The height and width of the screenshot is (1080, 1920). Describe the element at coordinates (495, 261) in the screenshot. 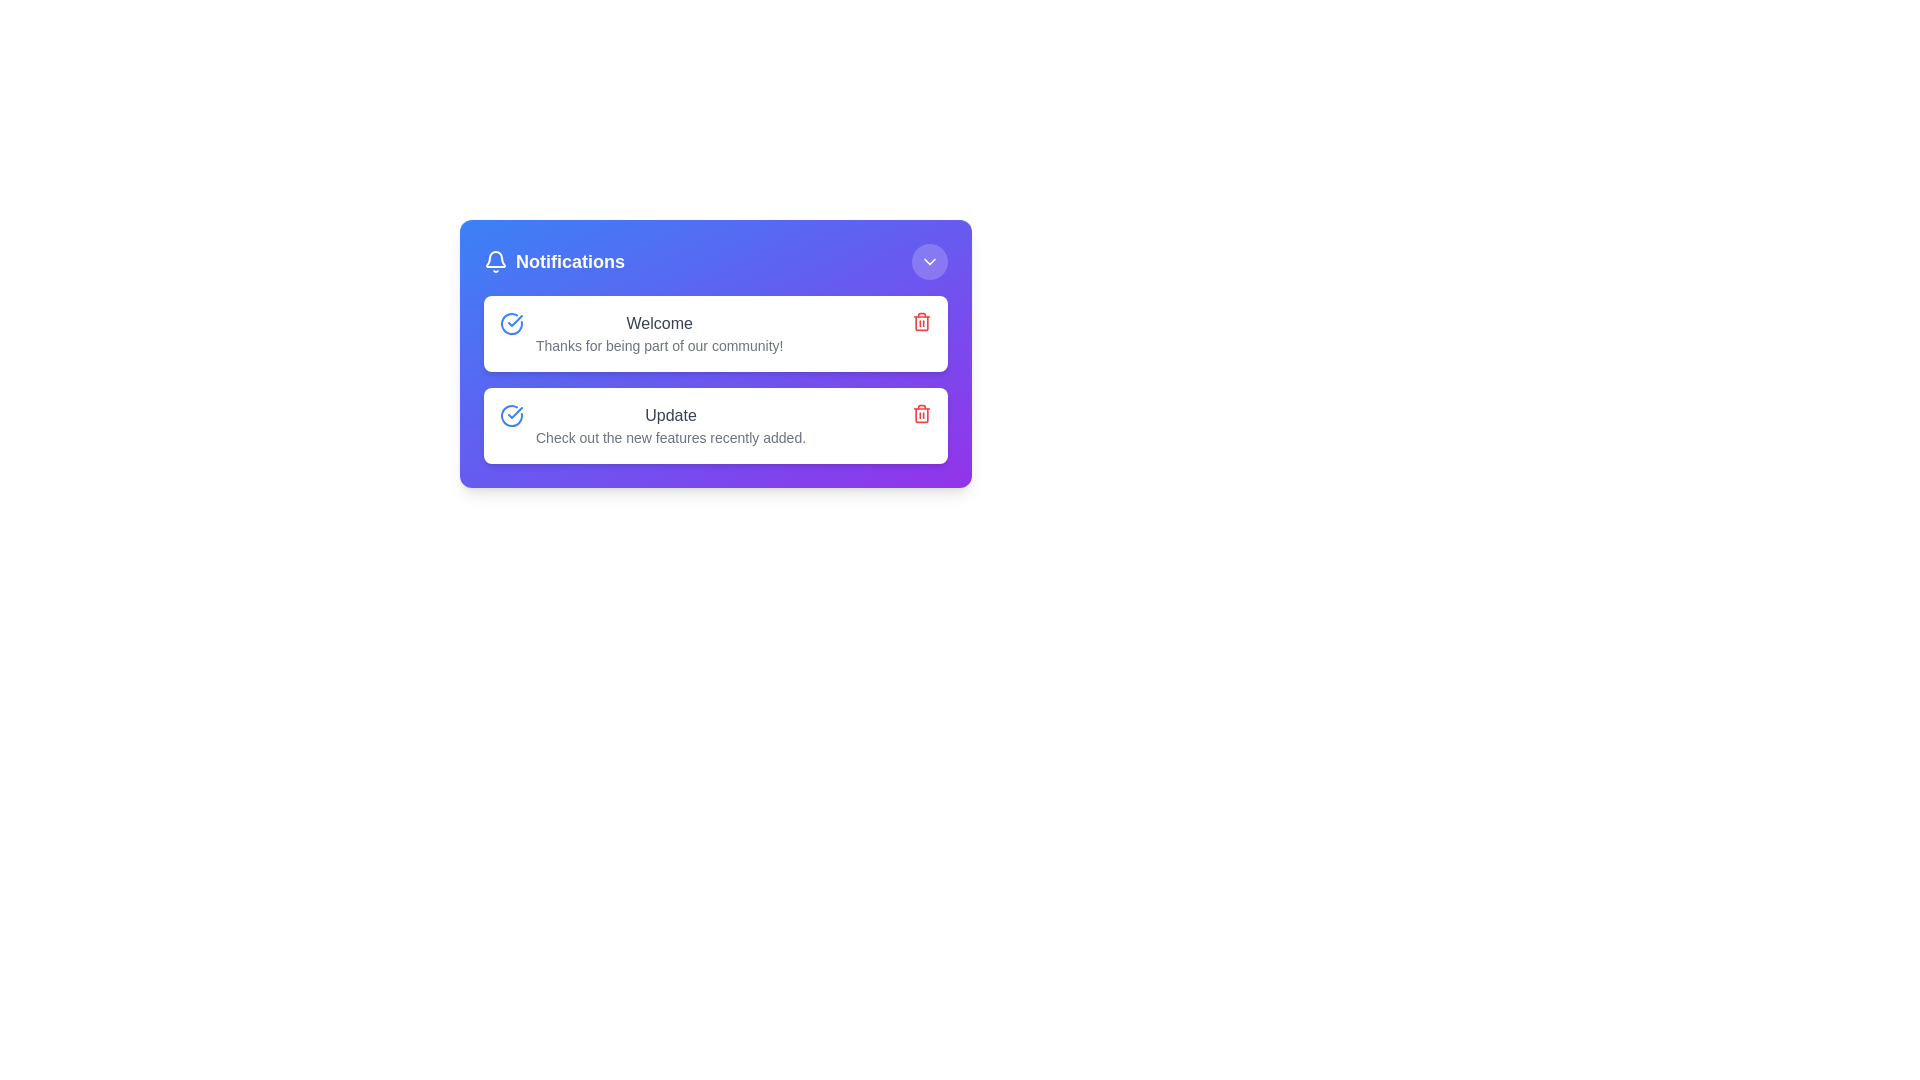

I see `the bell-shaped notification icon with a circular notification indicator, which is located in the header of the notification panel, adjacent to the text "Notifications"` at that location.